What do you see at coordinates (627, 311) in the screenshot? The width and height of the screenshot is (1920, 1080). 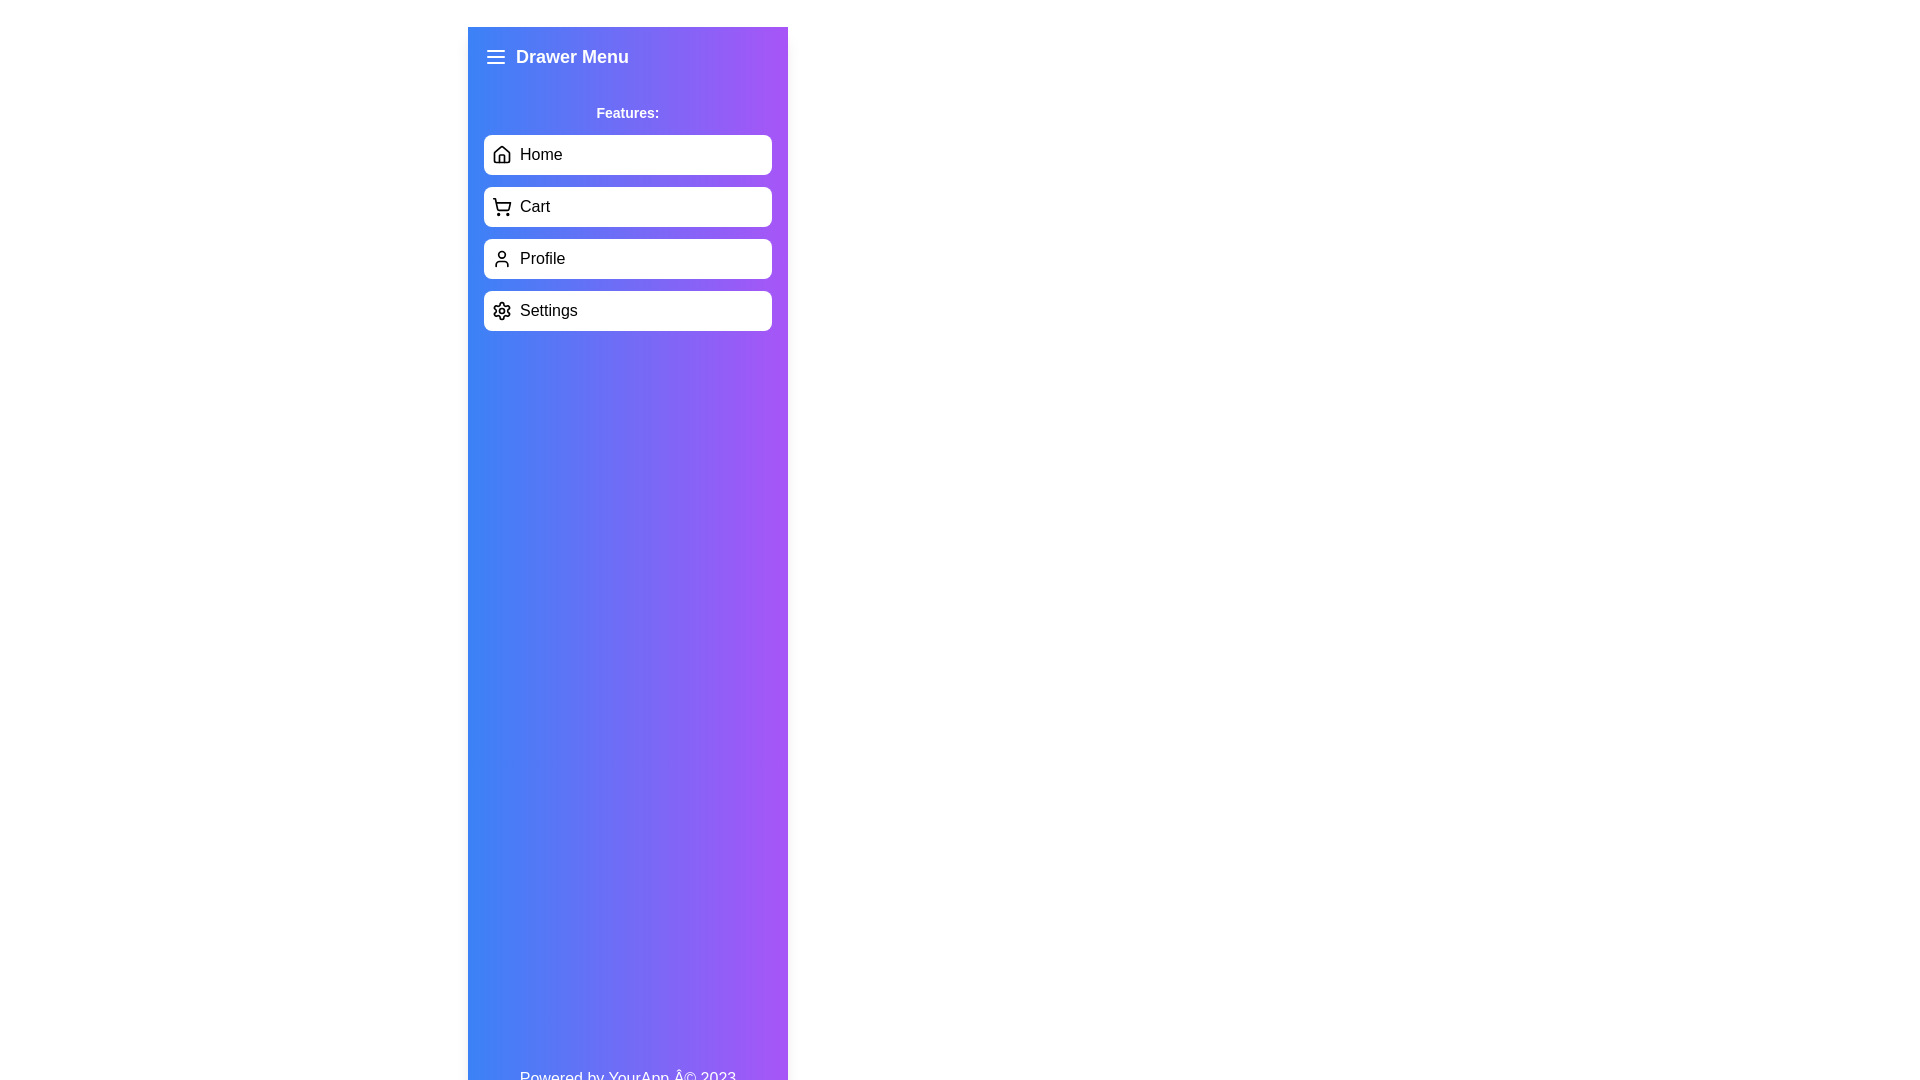 I see `the 'Settings' menu item in the navigation list to trigger the visual shadow effect` at bounding box center [627, 311].